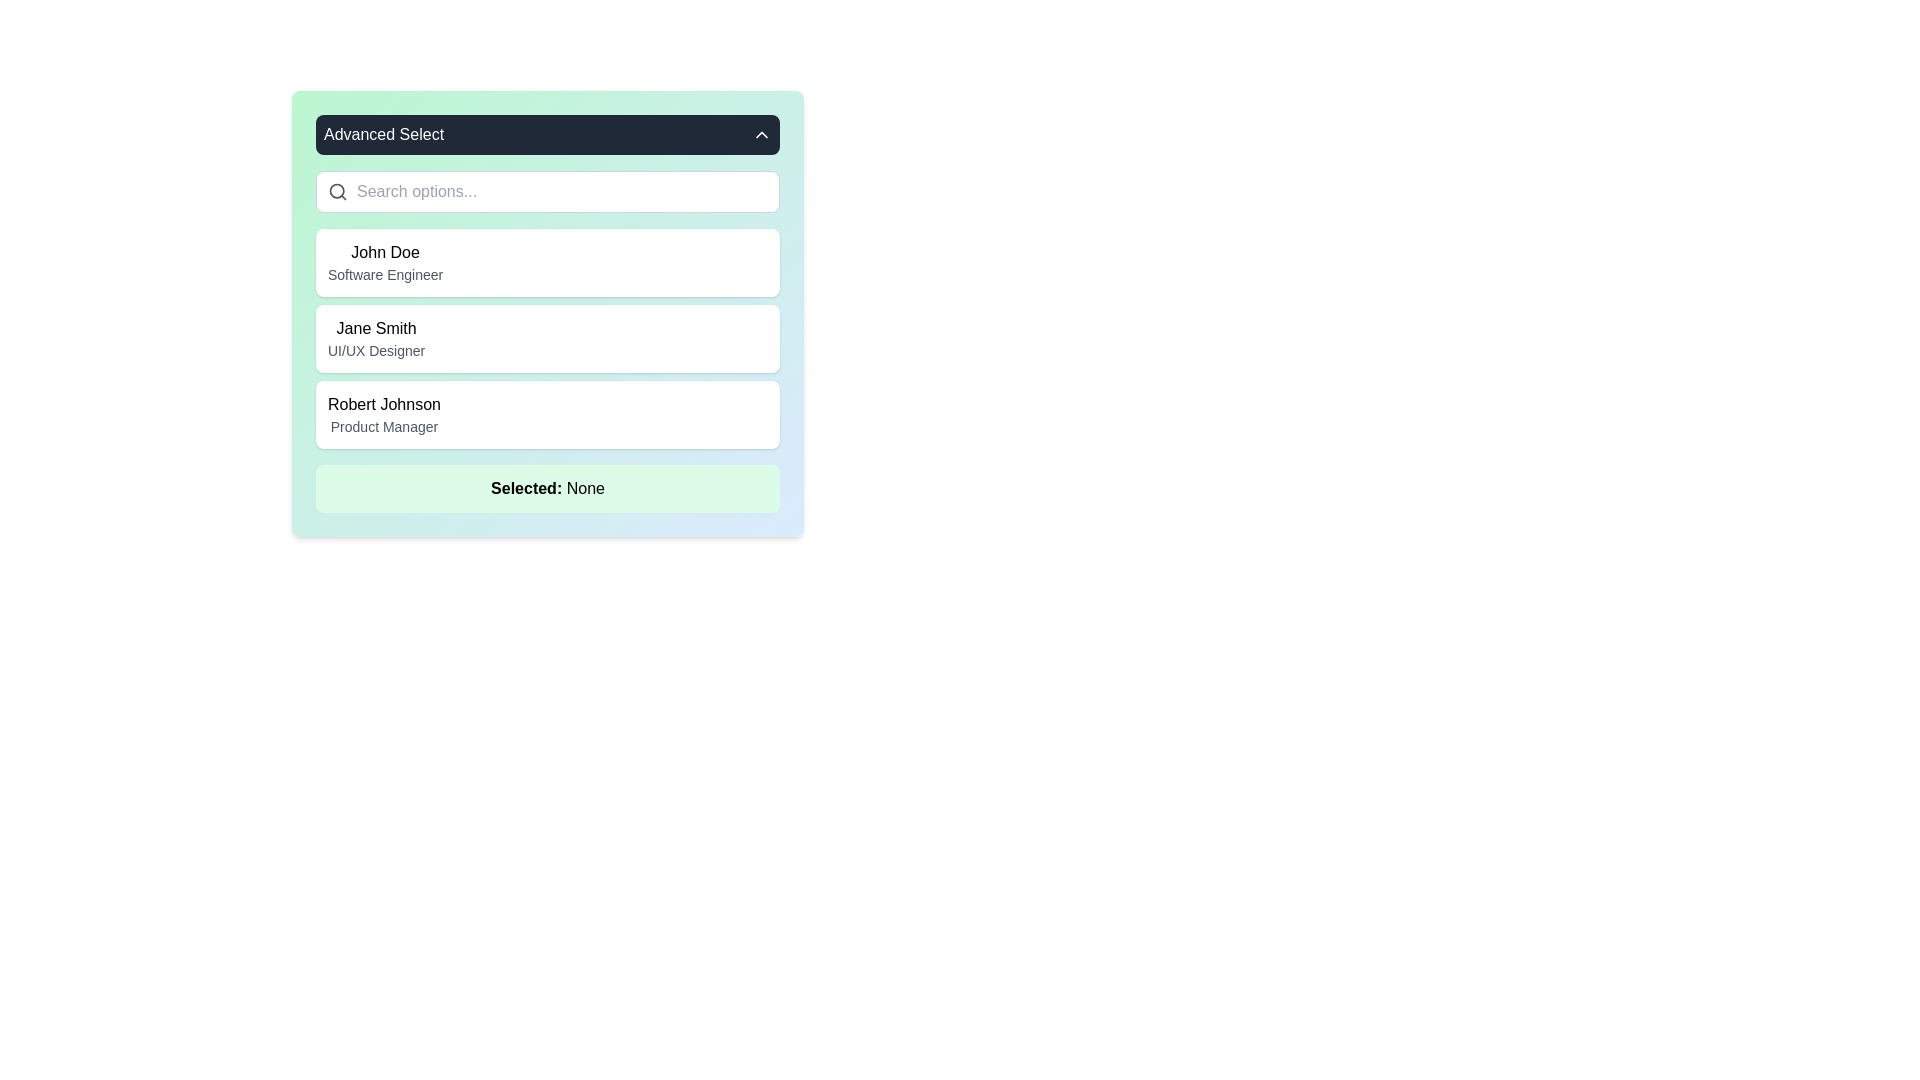 Image resolution: width=1920 pixels, height=1080 pixels. What do you see at coordinates (761, 135) in the screenshot?
I see `the upward-pointing chevron icon located at the rightmost side of the 'Advanced Select' bar` at bounding box center [761, 135].